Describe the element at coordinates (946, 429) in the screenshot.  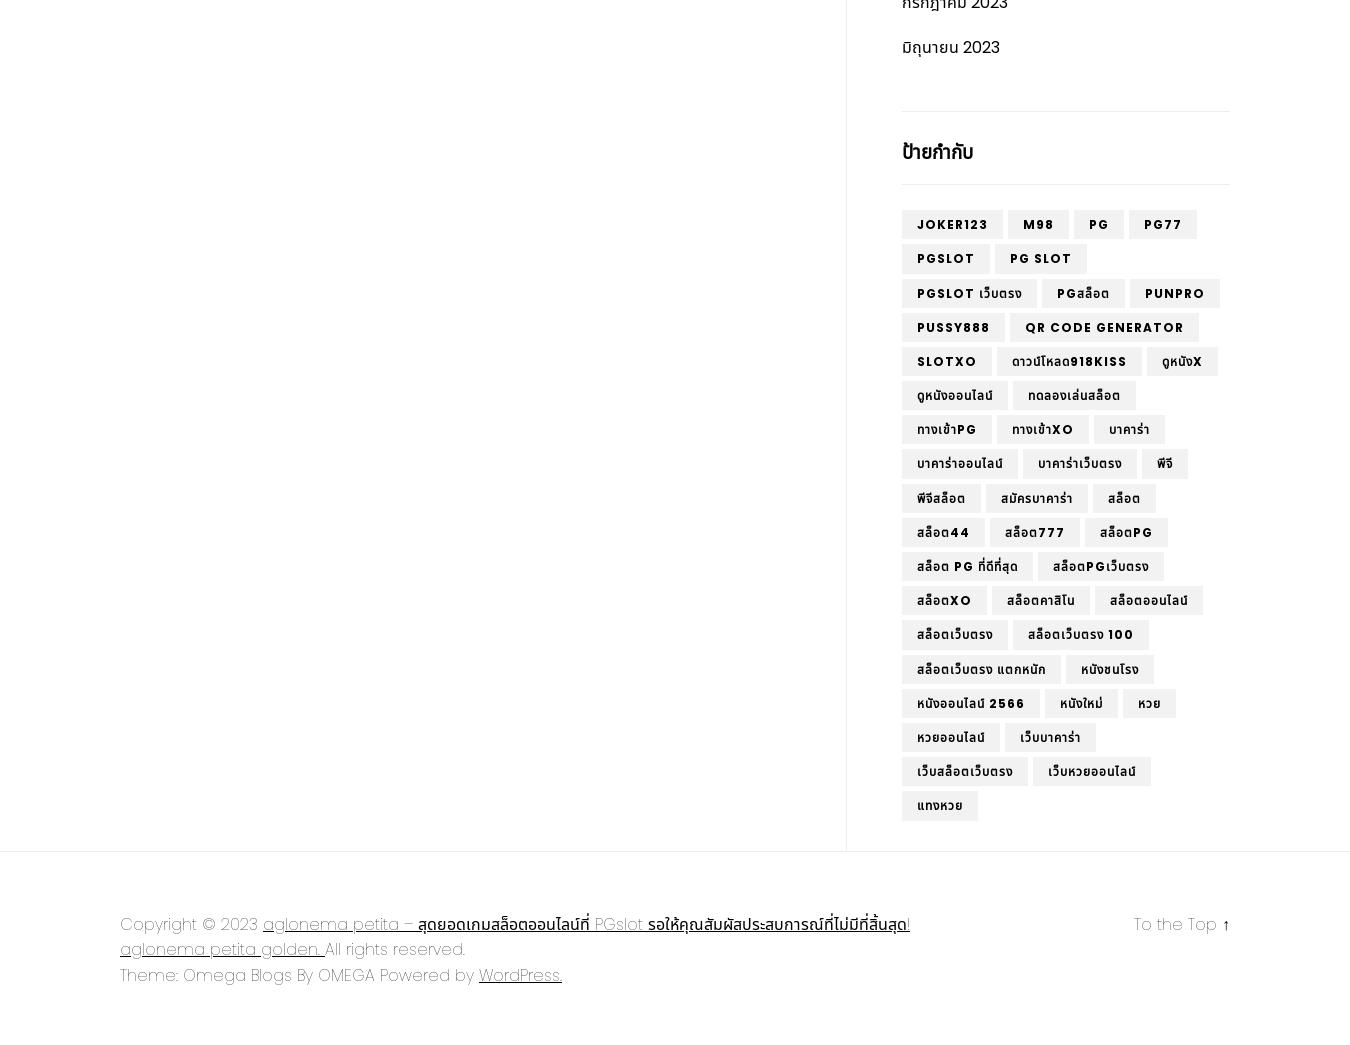
I see `'ทางเข้าpg'` at that location.